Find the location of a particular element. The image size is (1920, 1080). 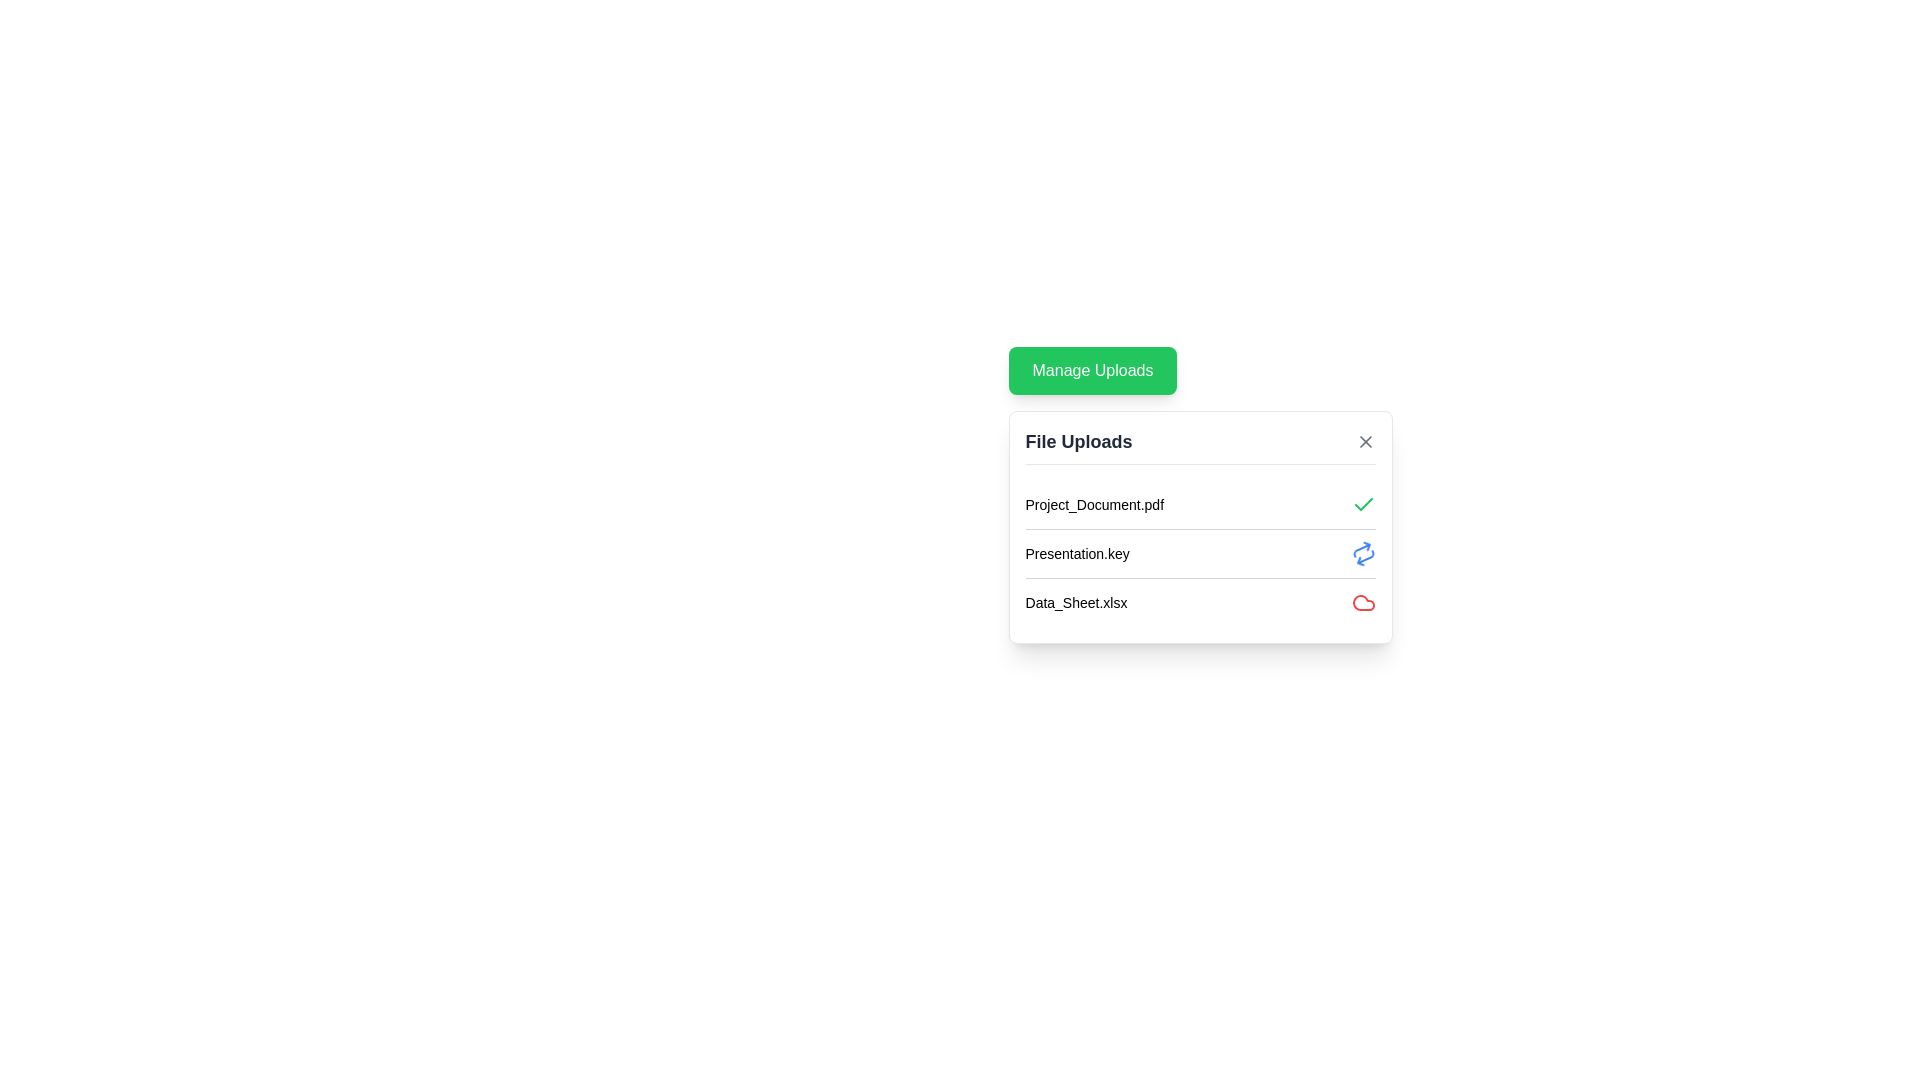

the retry/loading icon located to the right of the file name 'Presentation.key' in the file upload list is located at coordinates (1362, 554).